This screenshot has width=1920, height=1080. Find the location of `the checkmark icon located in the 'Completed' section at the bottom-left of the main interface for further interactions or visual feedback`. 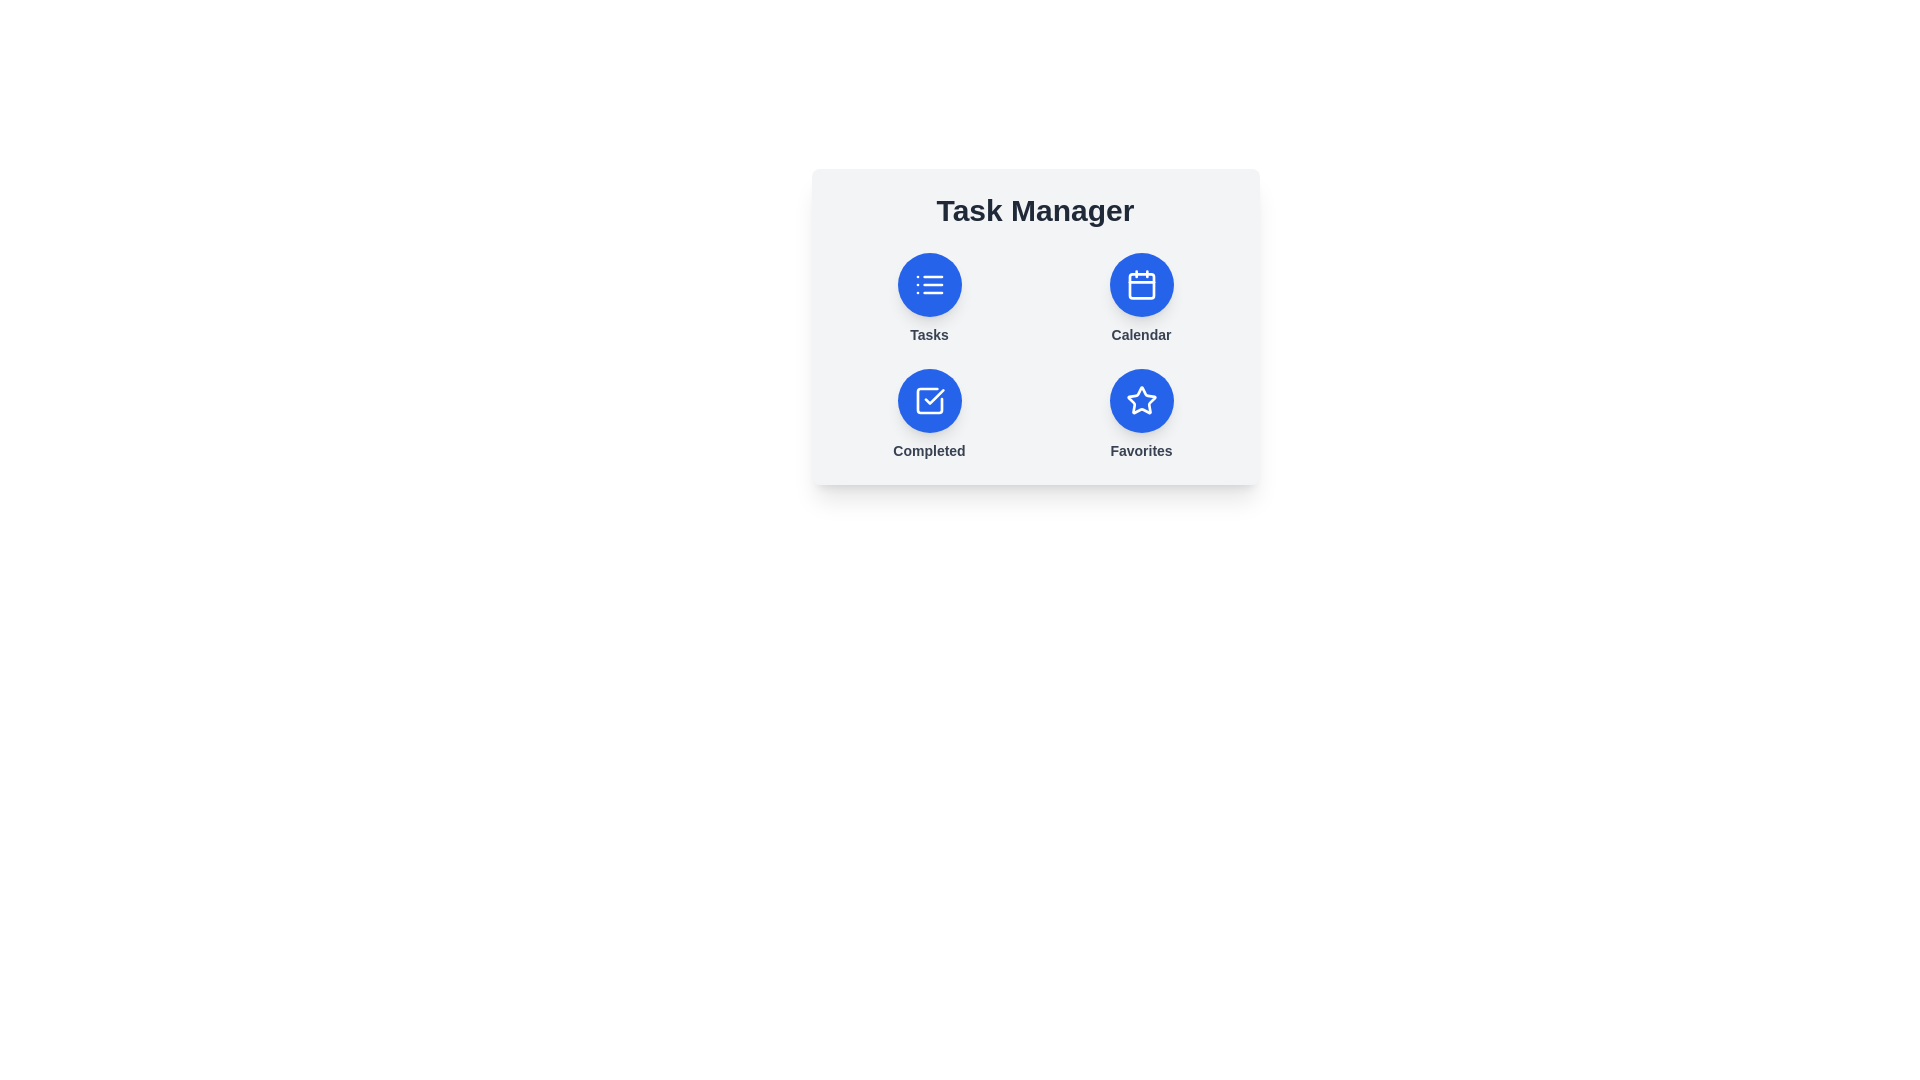

the checkmark icon located in the 'Completed' section at the bottom-left of the main interface for further interactions or visual feedback is located at coordinates (933, 397).